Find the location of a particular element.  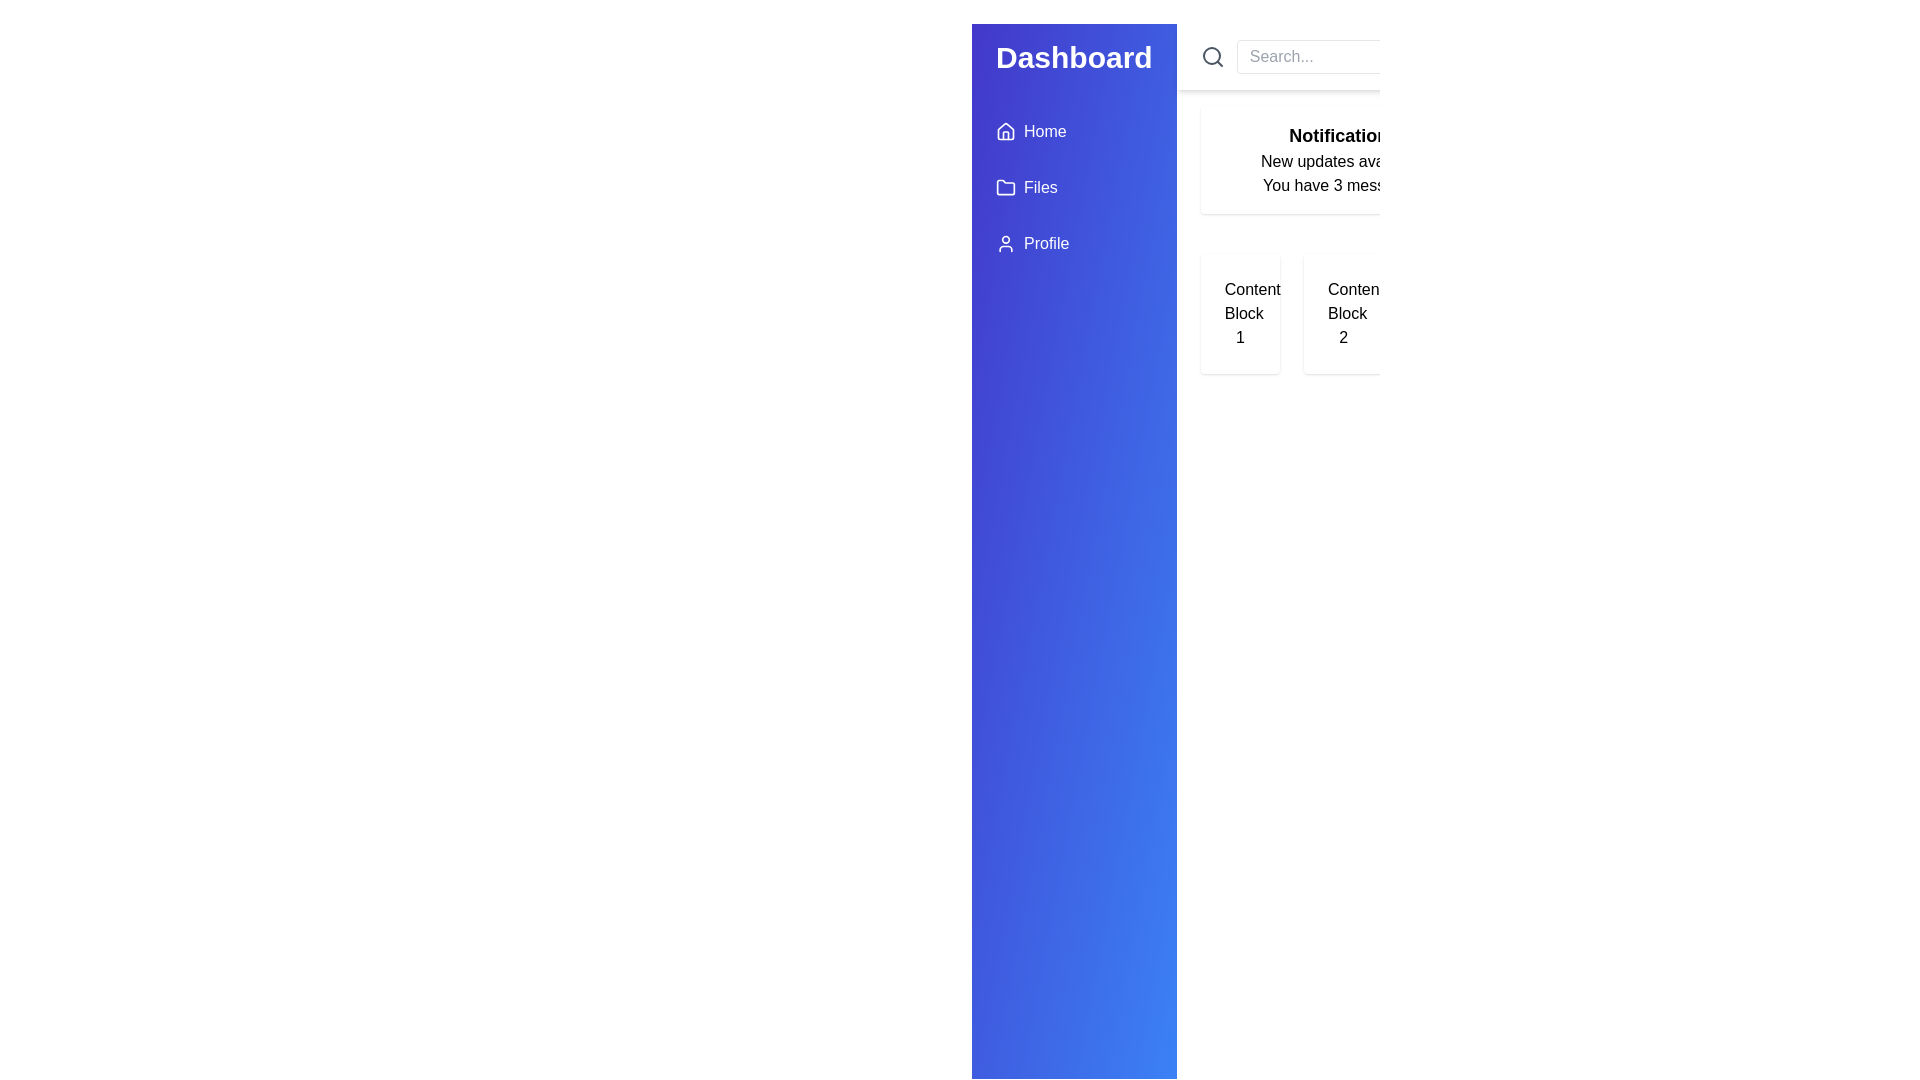

the white rectangular block with rounded corners containing the text 'Content Block 2' to interact with it is located at coordinates (1343, 313).